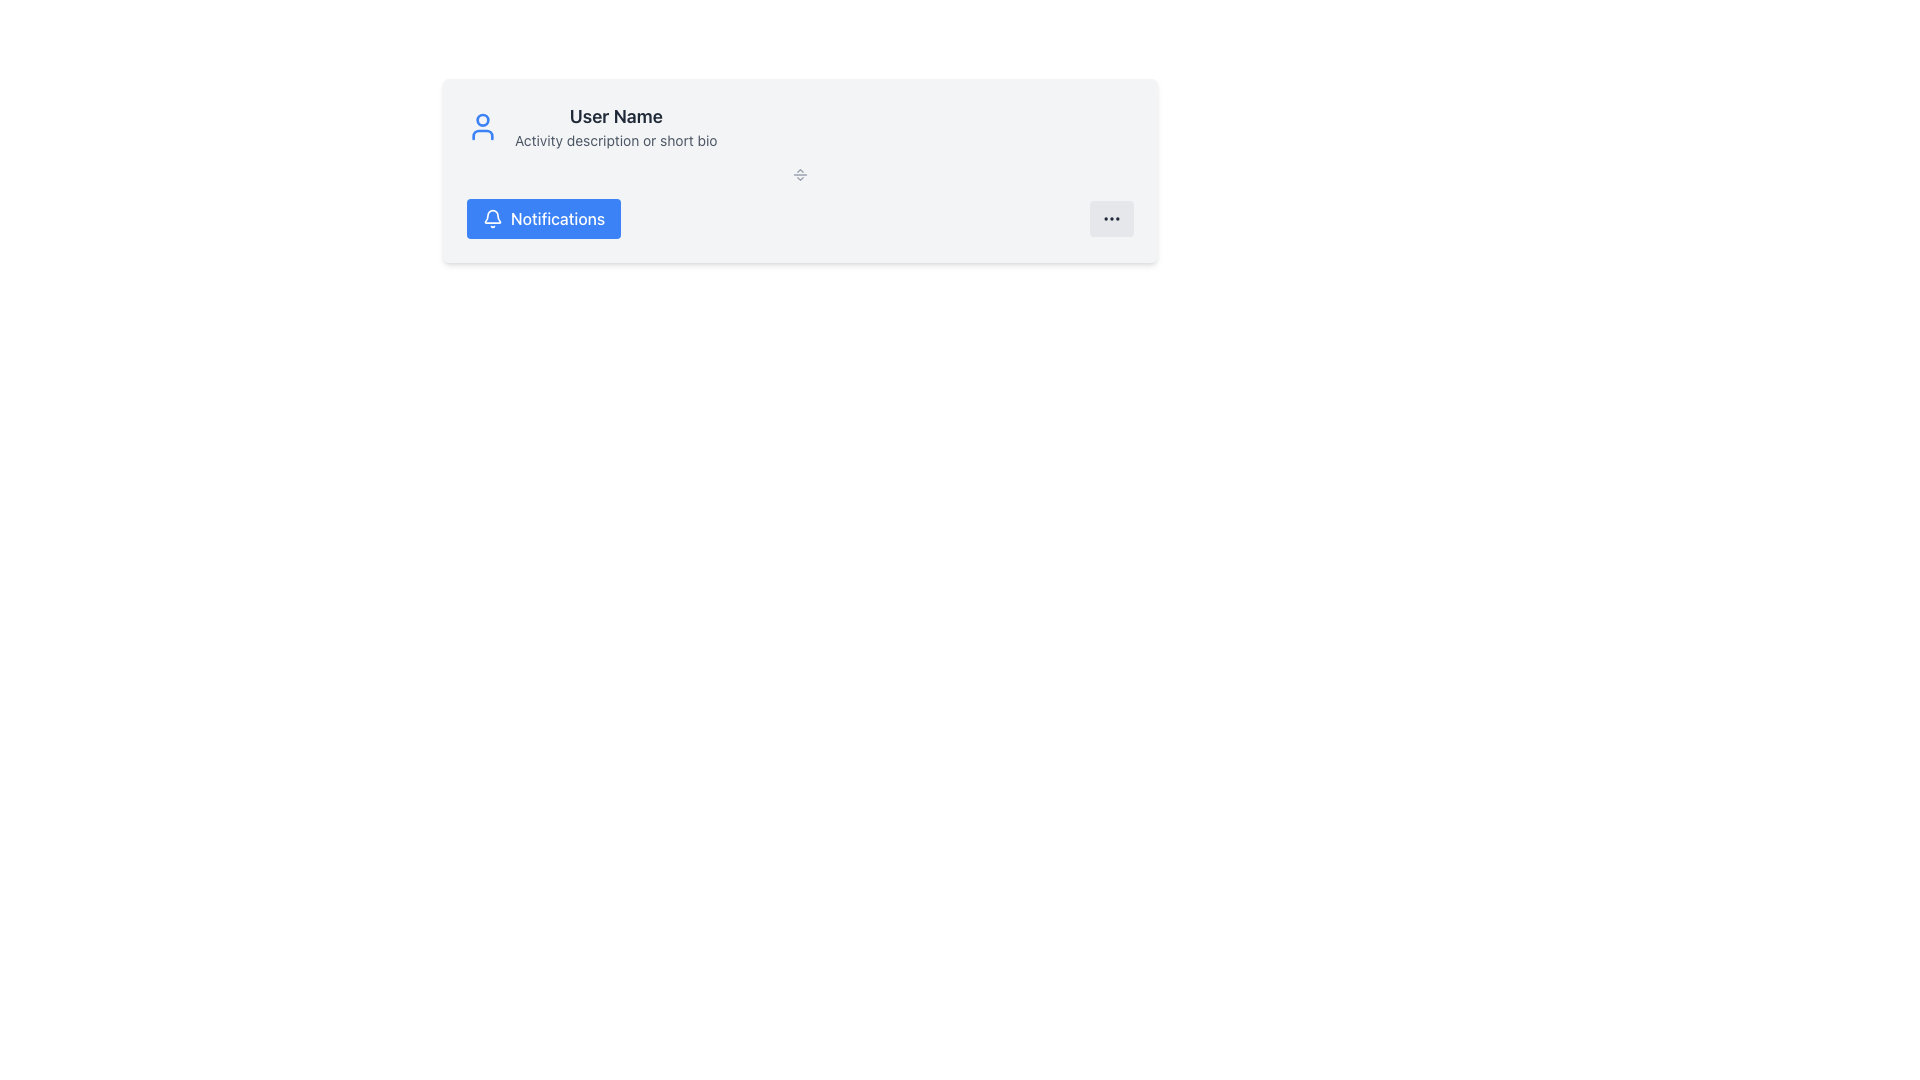 The height and width of the screenshot is (1080, 1920). I want to click on the circular graphical component that is part of the user icon, located above the icon's baseline within the user profile card, so click(483, 119).